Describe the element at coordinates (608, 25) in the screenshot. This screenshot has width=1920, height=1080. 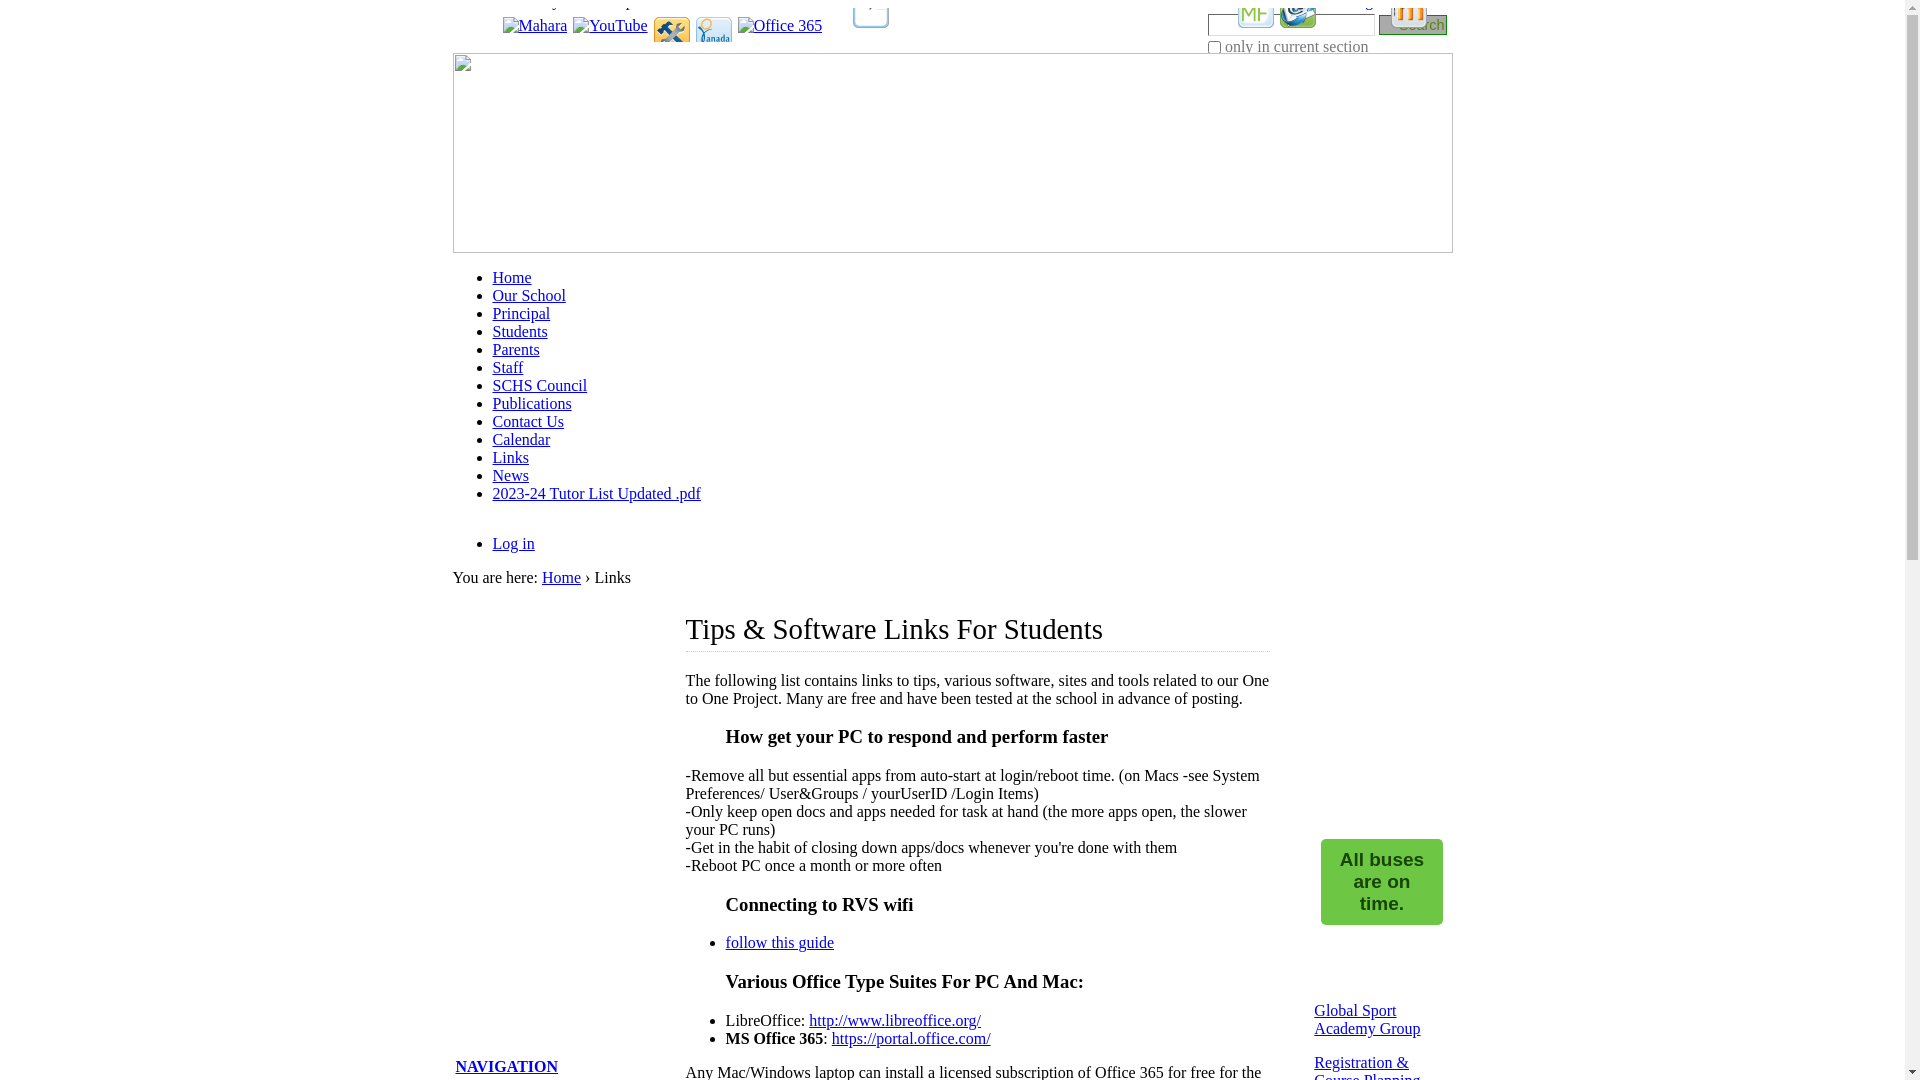
I see `'YouTube'` at that location.